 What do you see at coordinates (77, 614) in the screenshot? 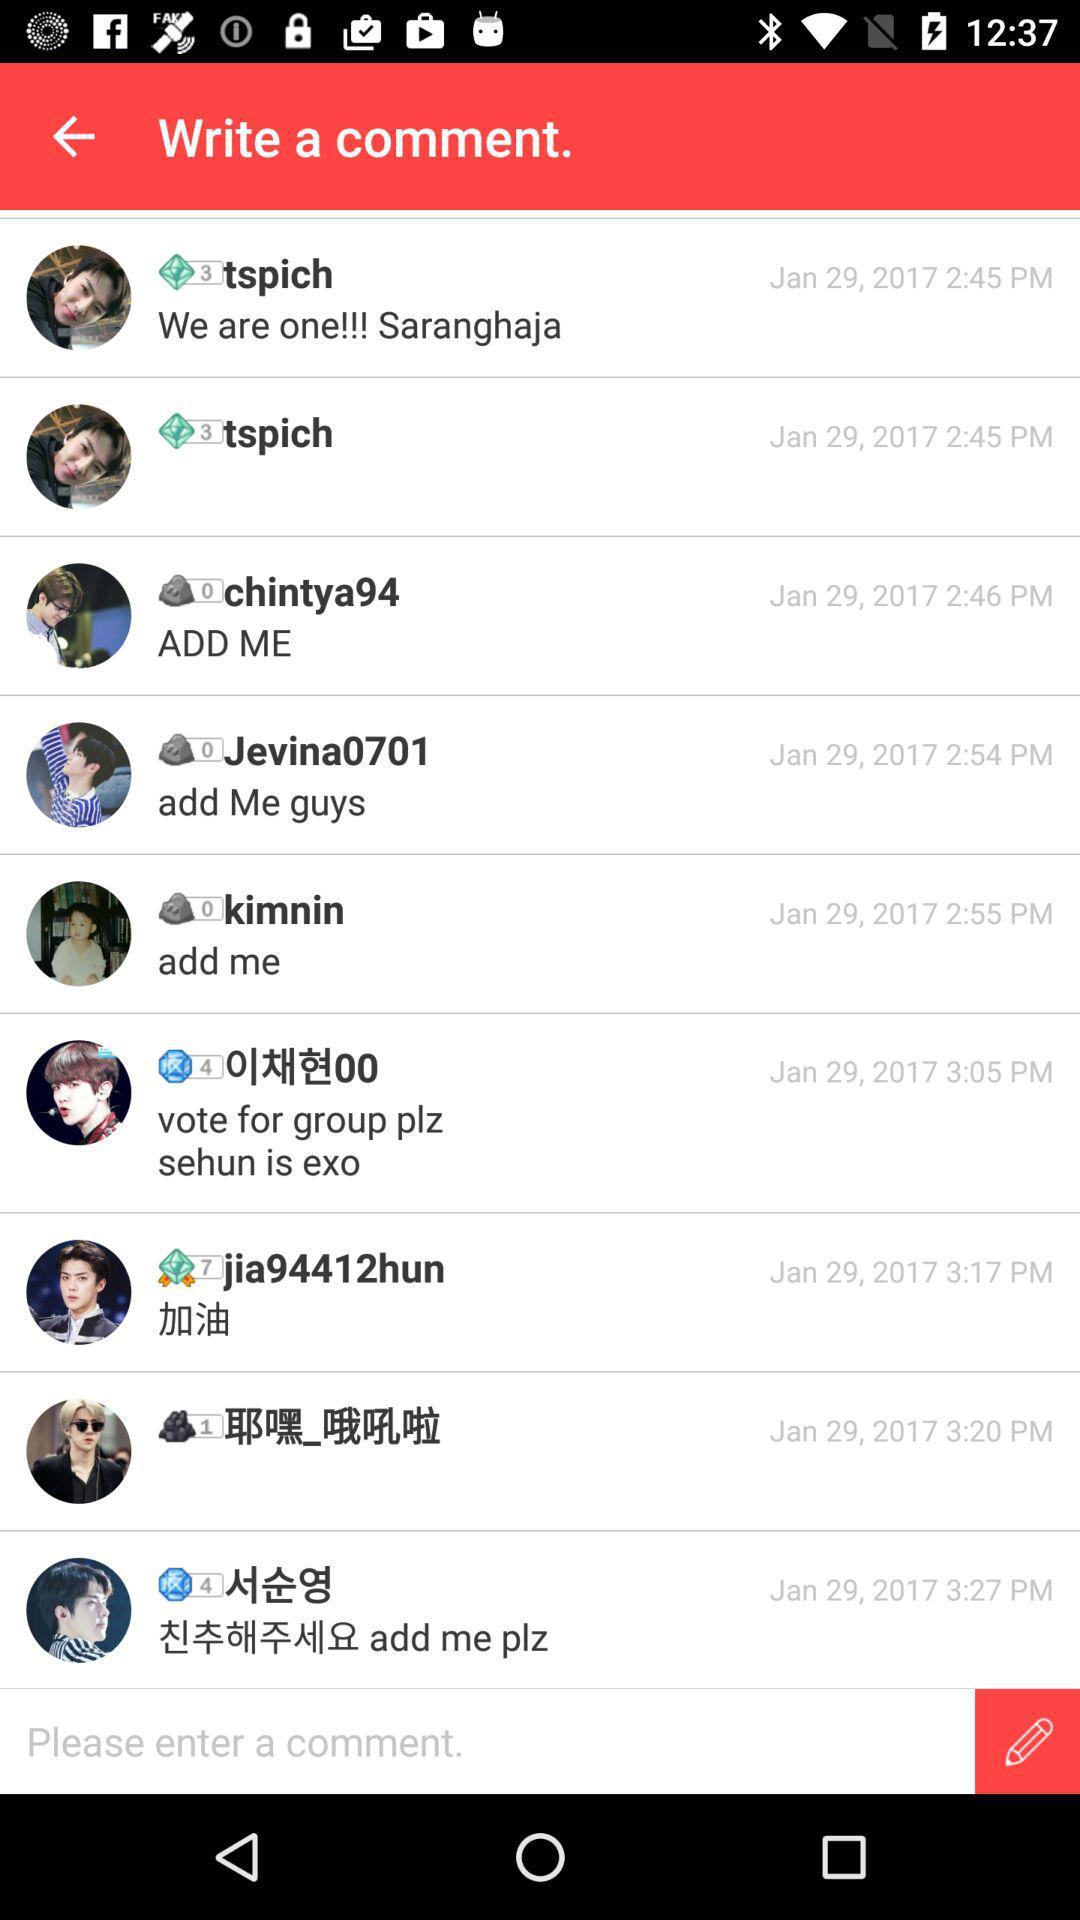
I see `open chintya94 profile picture` at bounding box center [77, 614].